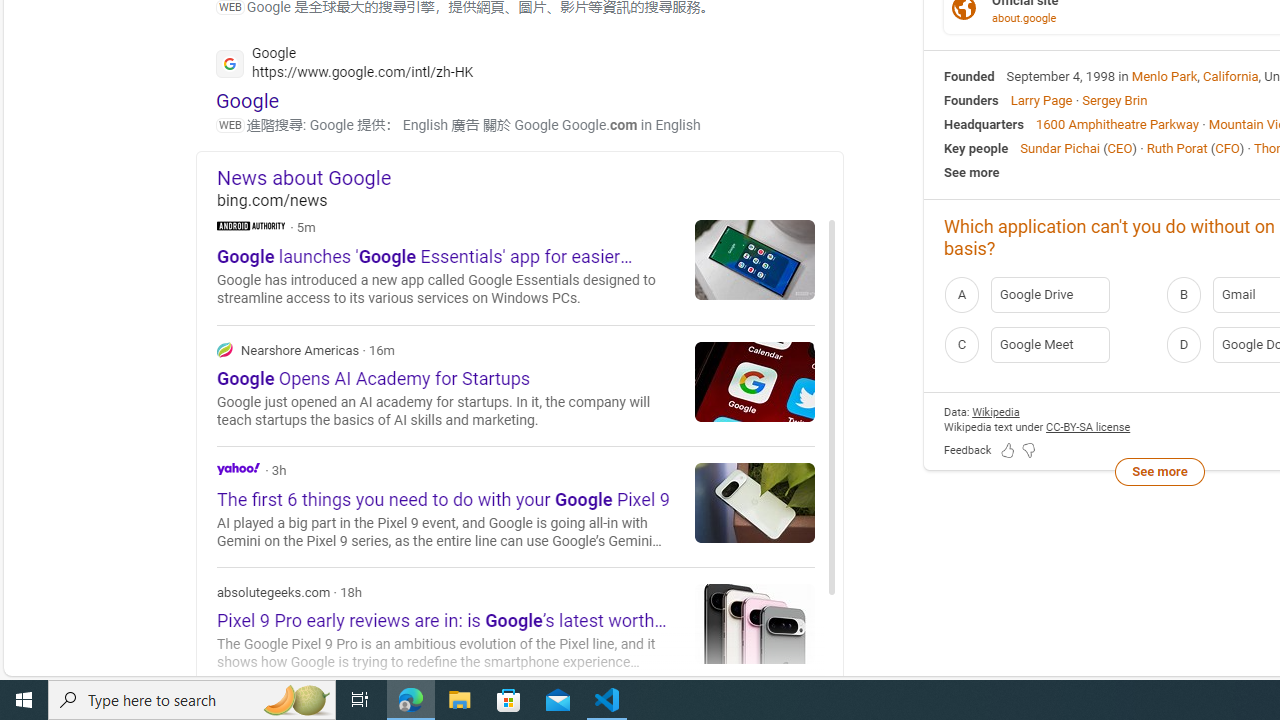 The image size is (1280, 720). I want to click on 'California', so click(1230, 74).